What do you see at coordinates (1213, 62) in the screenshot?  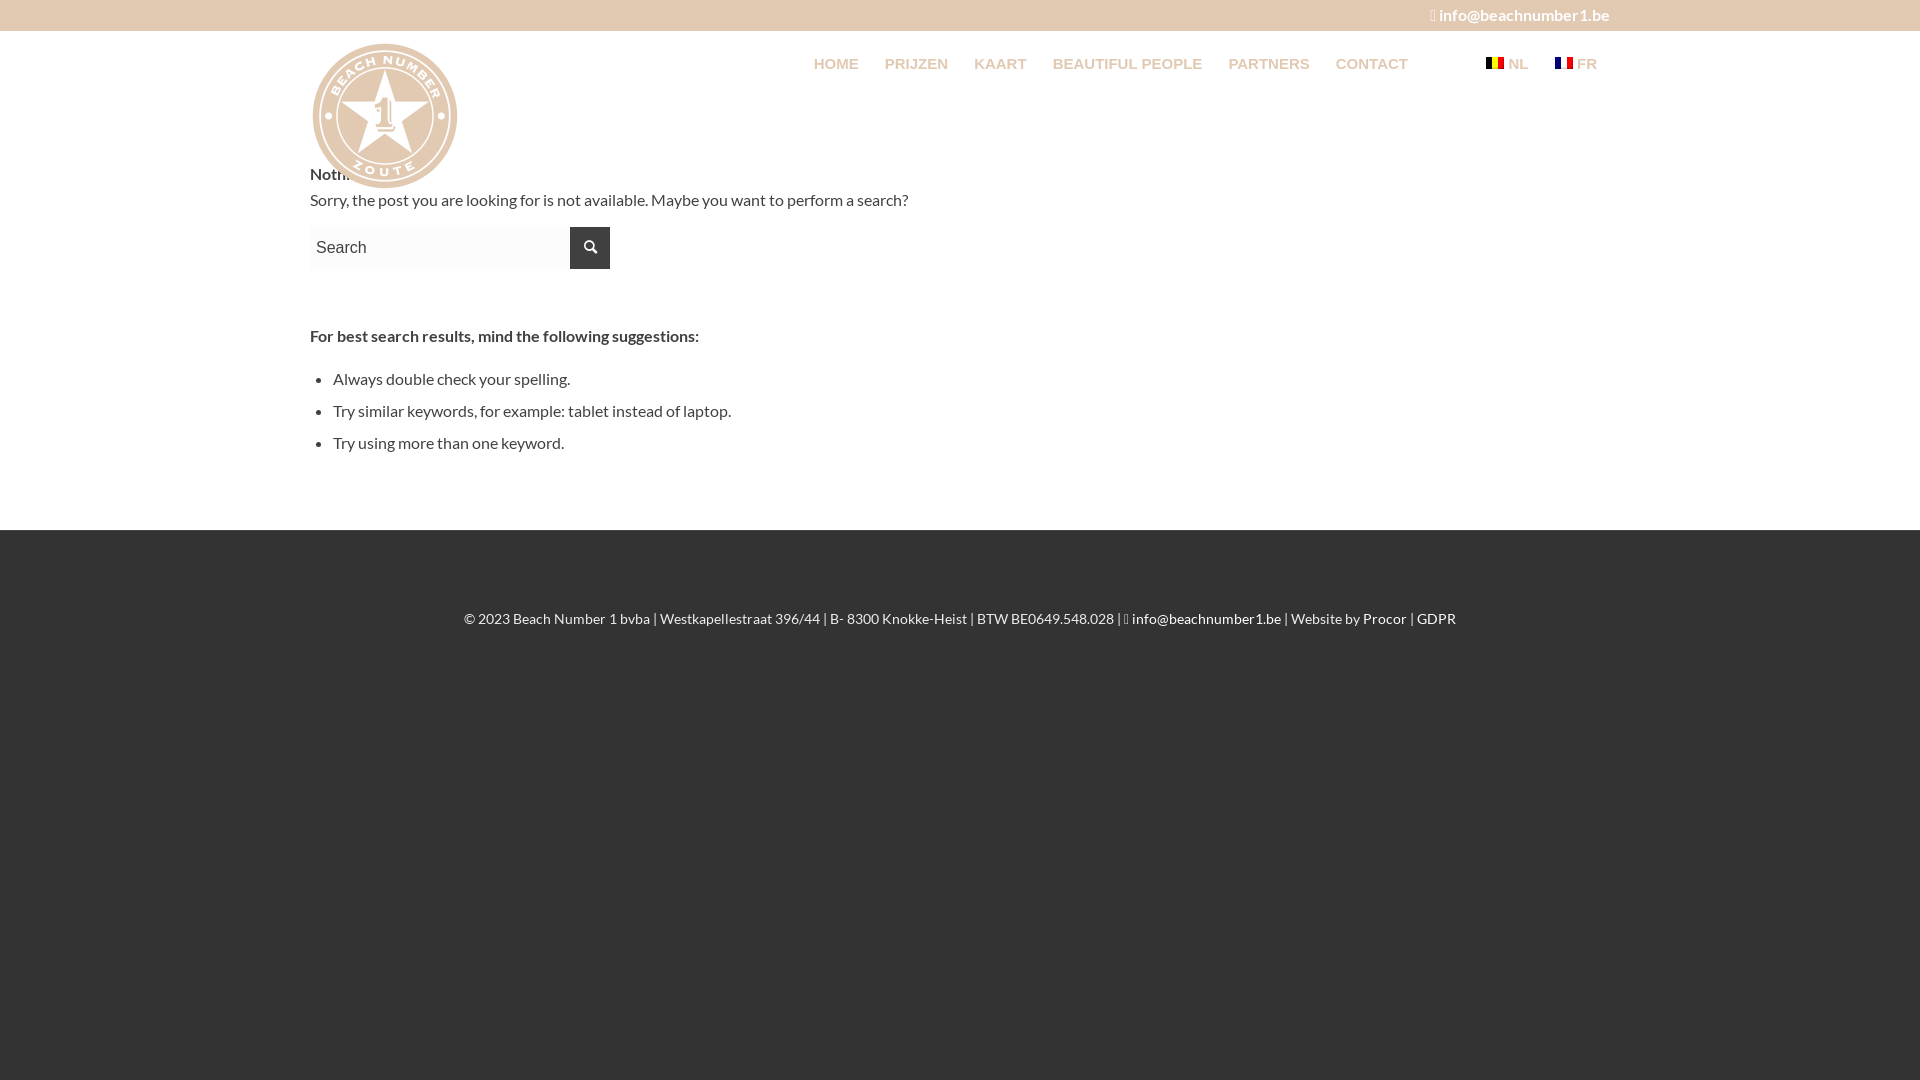 I see `'PARTNERS'` at bounding box center [1213, 62].